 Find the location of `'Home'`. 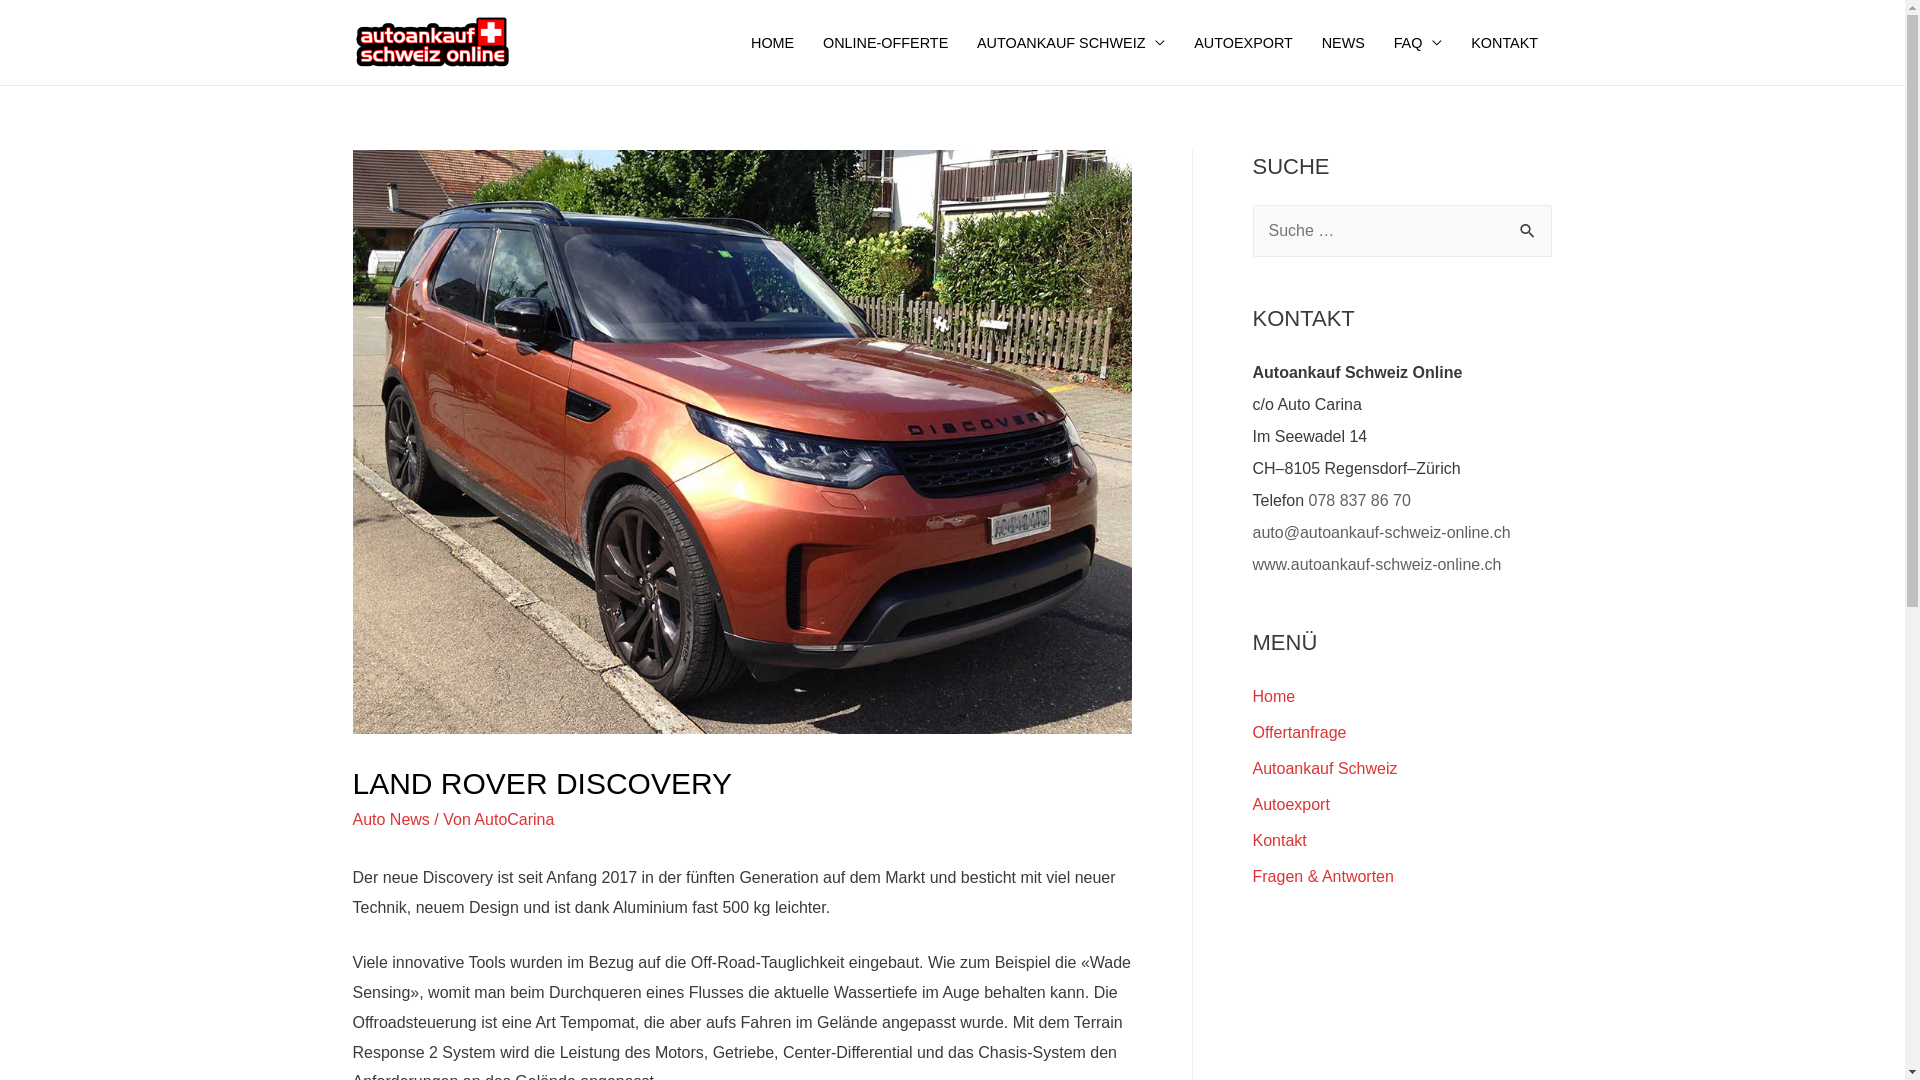

'Home' is located at coordinates (1272, 695).